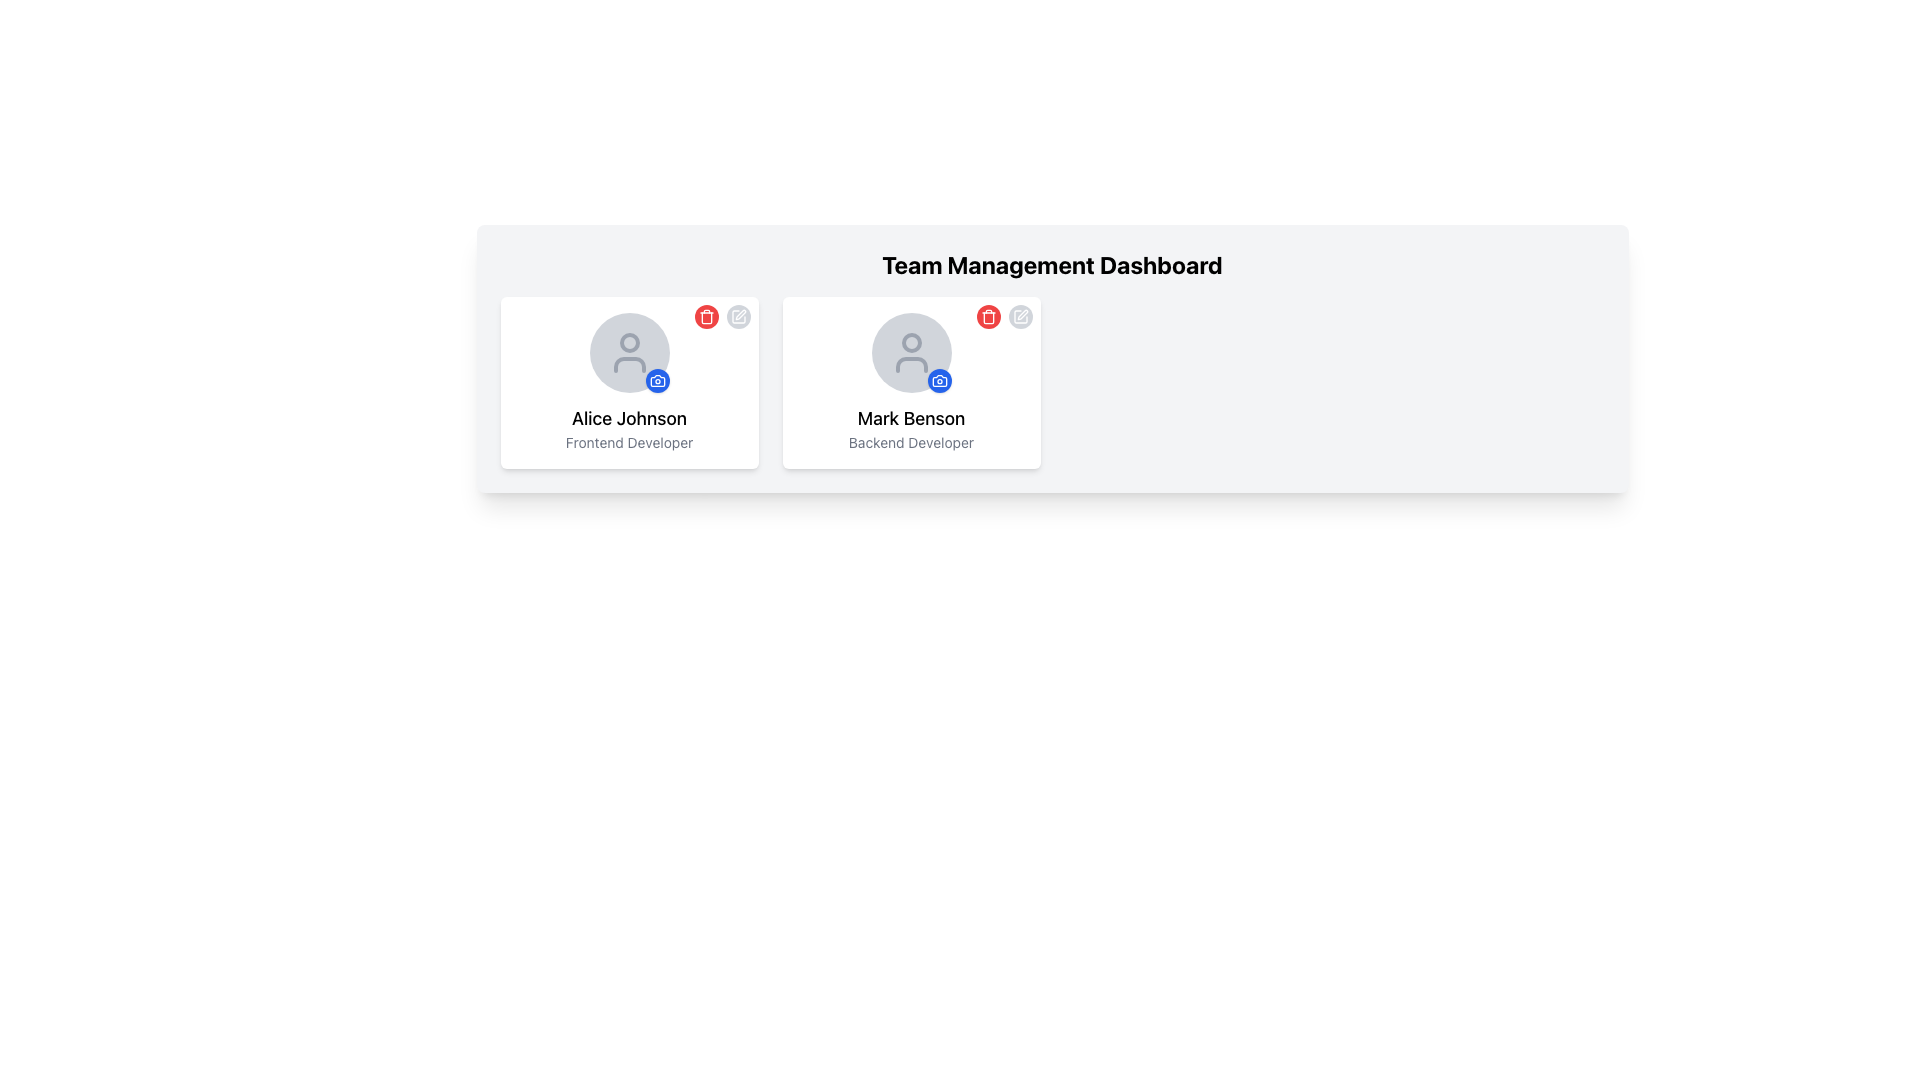 This screenshot has width=1920, height=1080. What do you see at coordinates (1020, 315) in the screenshot?
I see `the edit button located in the top-right corner of the card for 'Mark Benson'` at bounding box center [1020, 315].